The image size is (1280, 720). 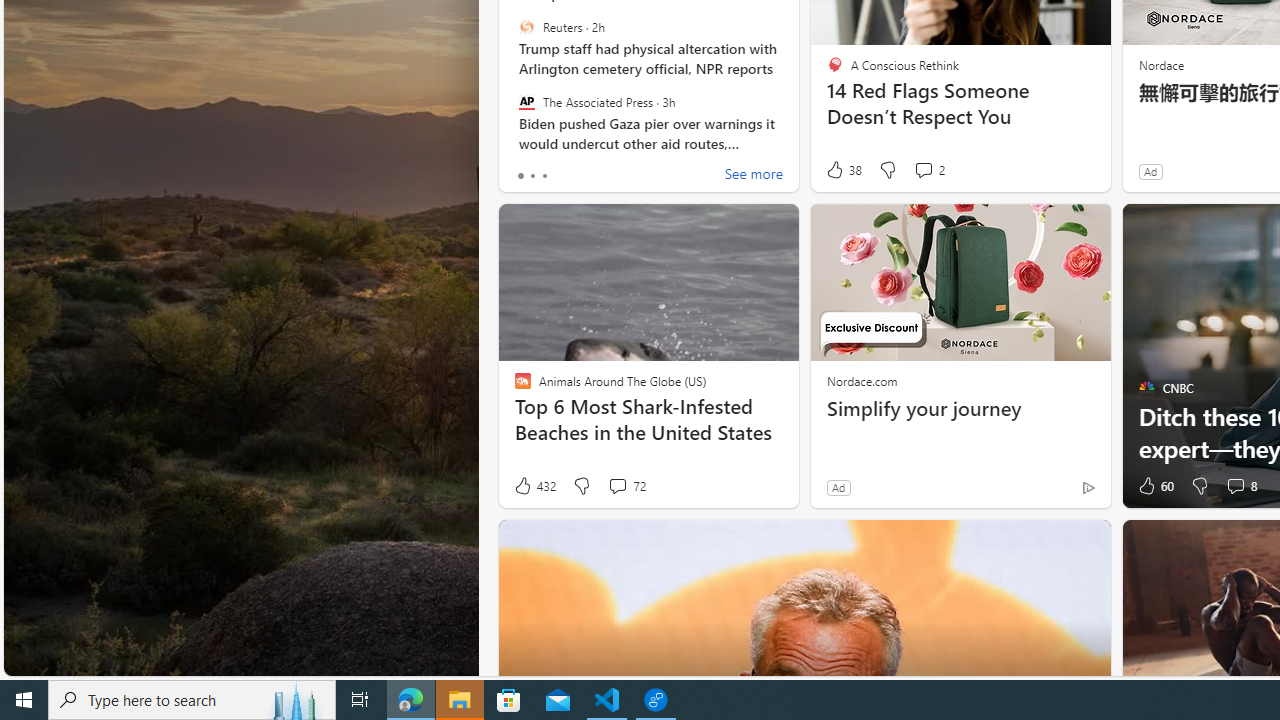 I want to click on 'View comments 72 Comment', so click(x=625, y=486).